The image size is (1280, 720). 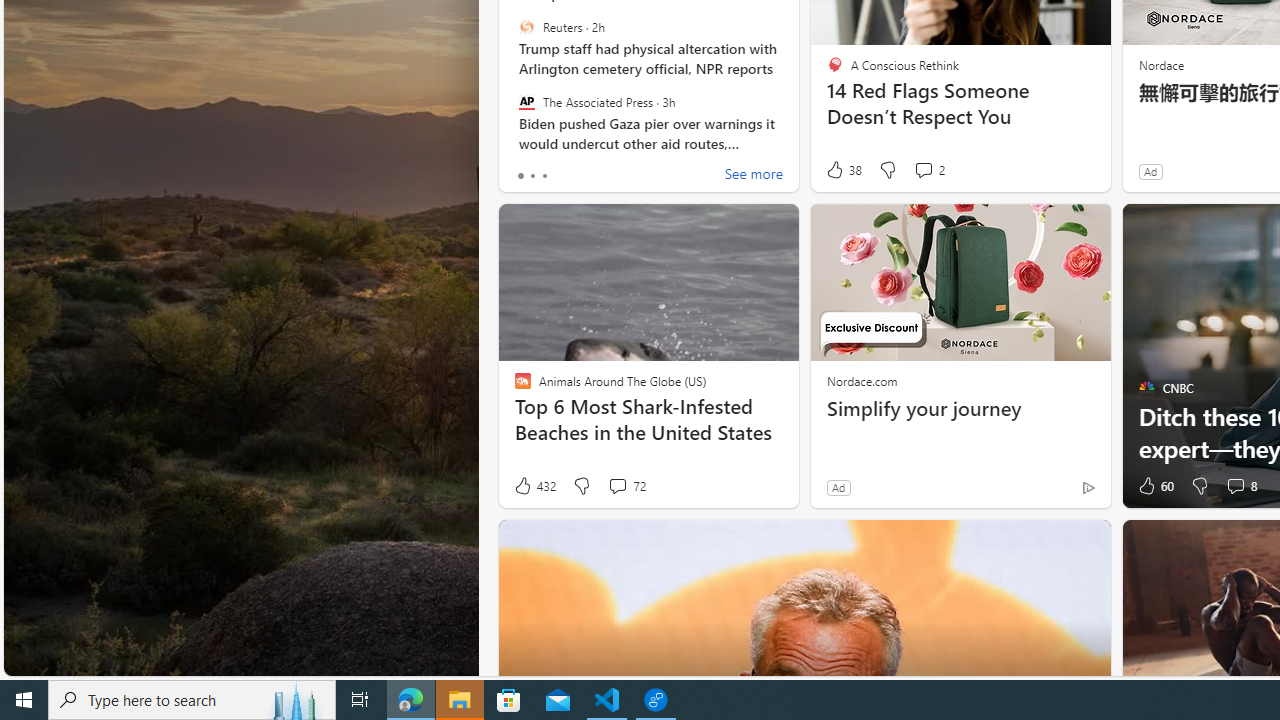 I want to click on 'View comments 72 Comment', so click(x=625, y=486).